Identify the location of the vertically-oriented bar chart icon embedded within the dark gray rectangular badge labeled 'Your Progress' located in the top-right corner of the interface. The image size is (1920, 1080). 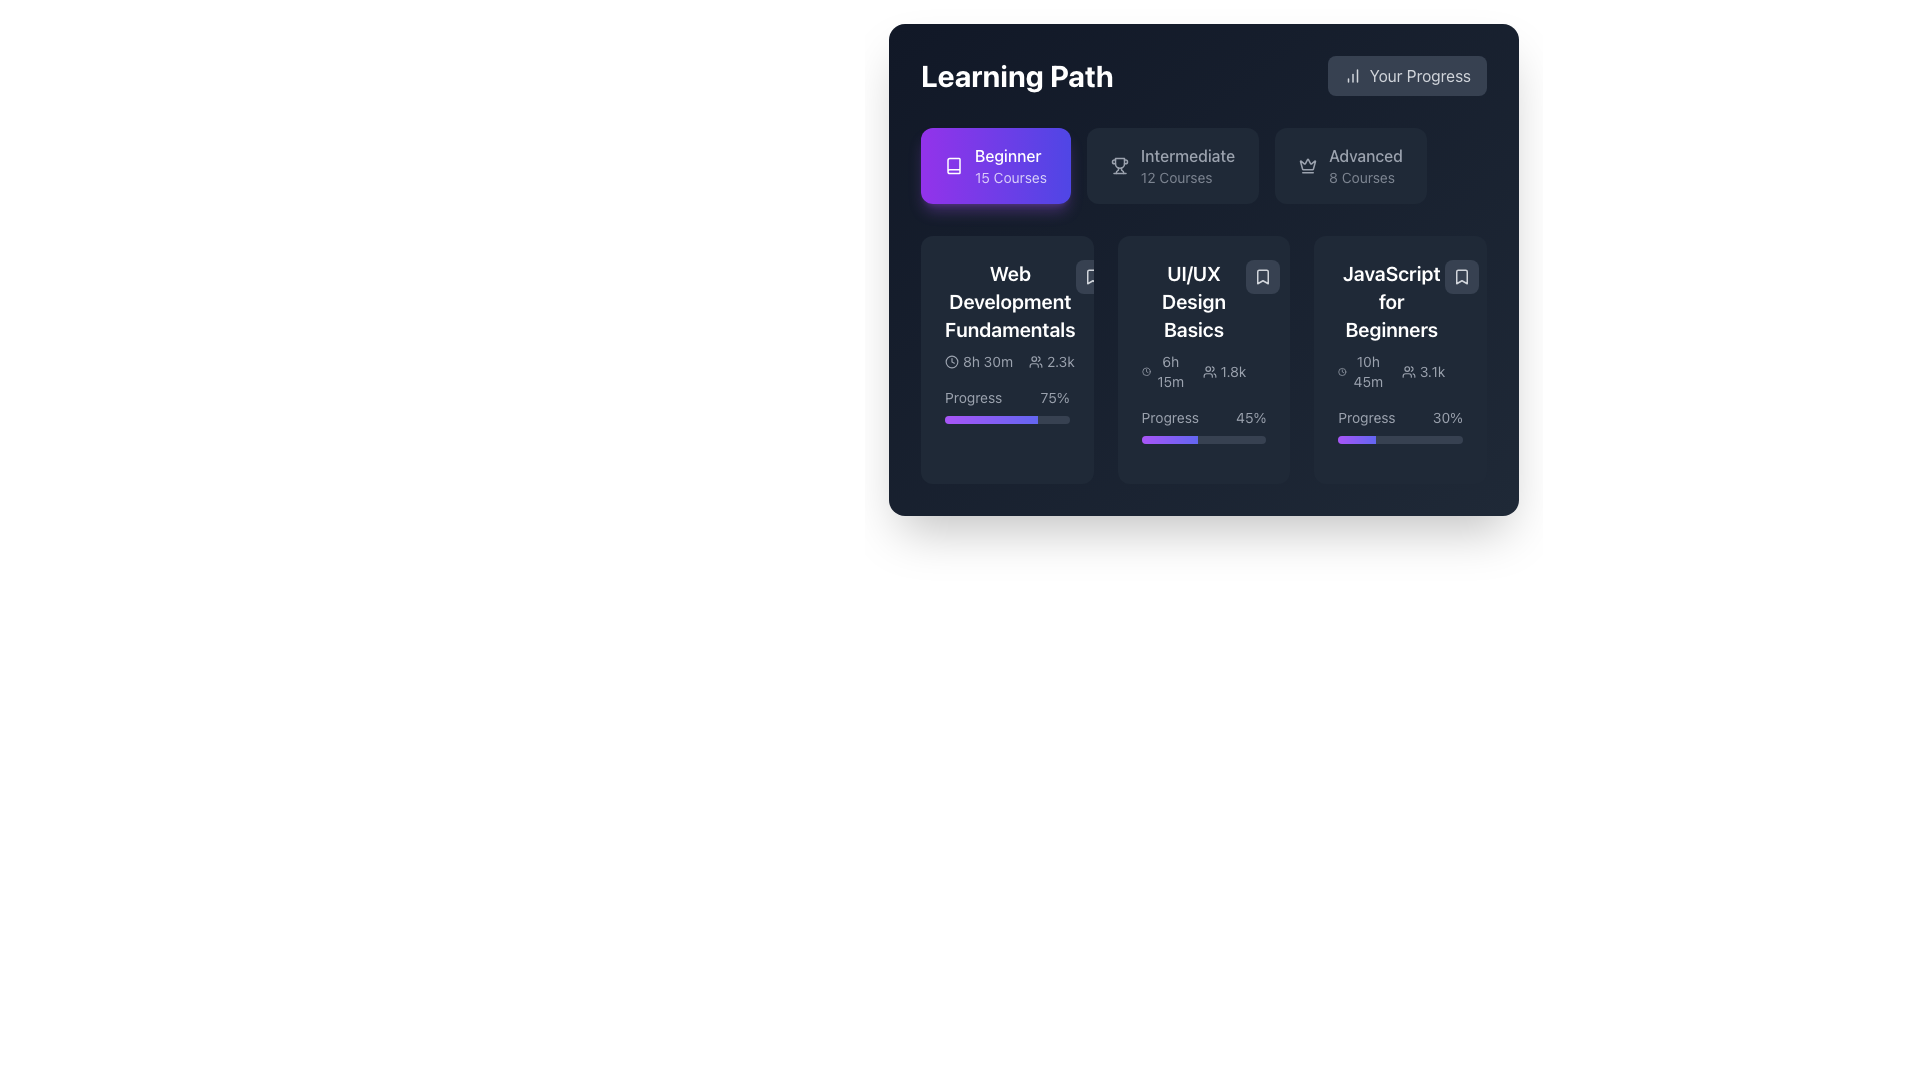
(1352, 75).